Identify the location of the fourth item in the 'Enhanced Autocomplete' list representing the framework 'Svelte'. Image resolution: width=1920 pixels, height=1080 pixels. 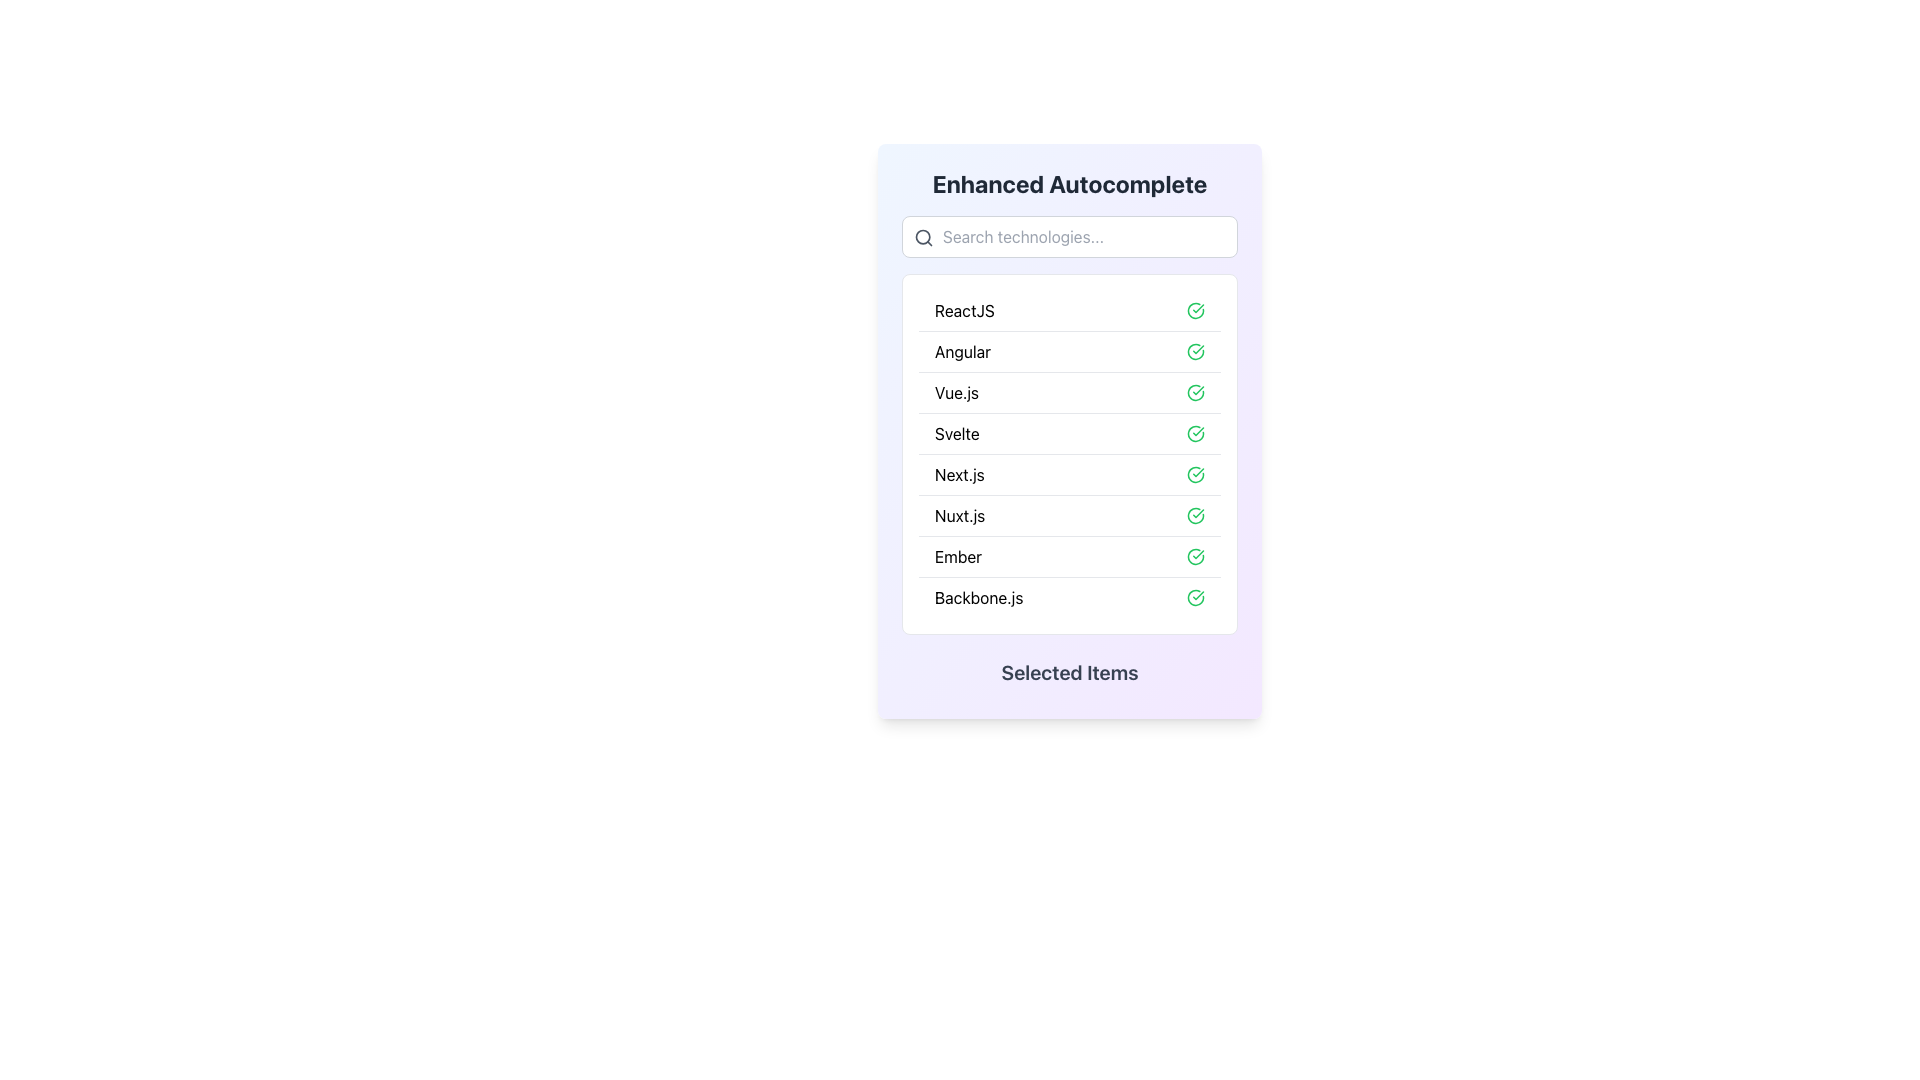
(1069, 431).